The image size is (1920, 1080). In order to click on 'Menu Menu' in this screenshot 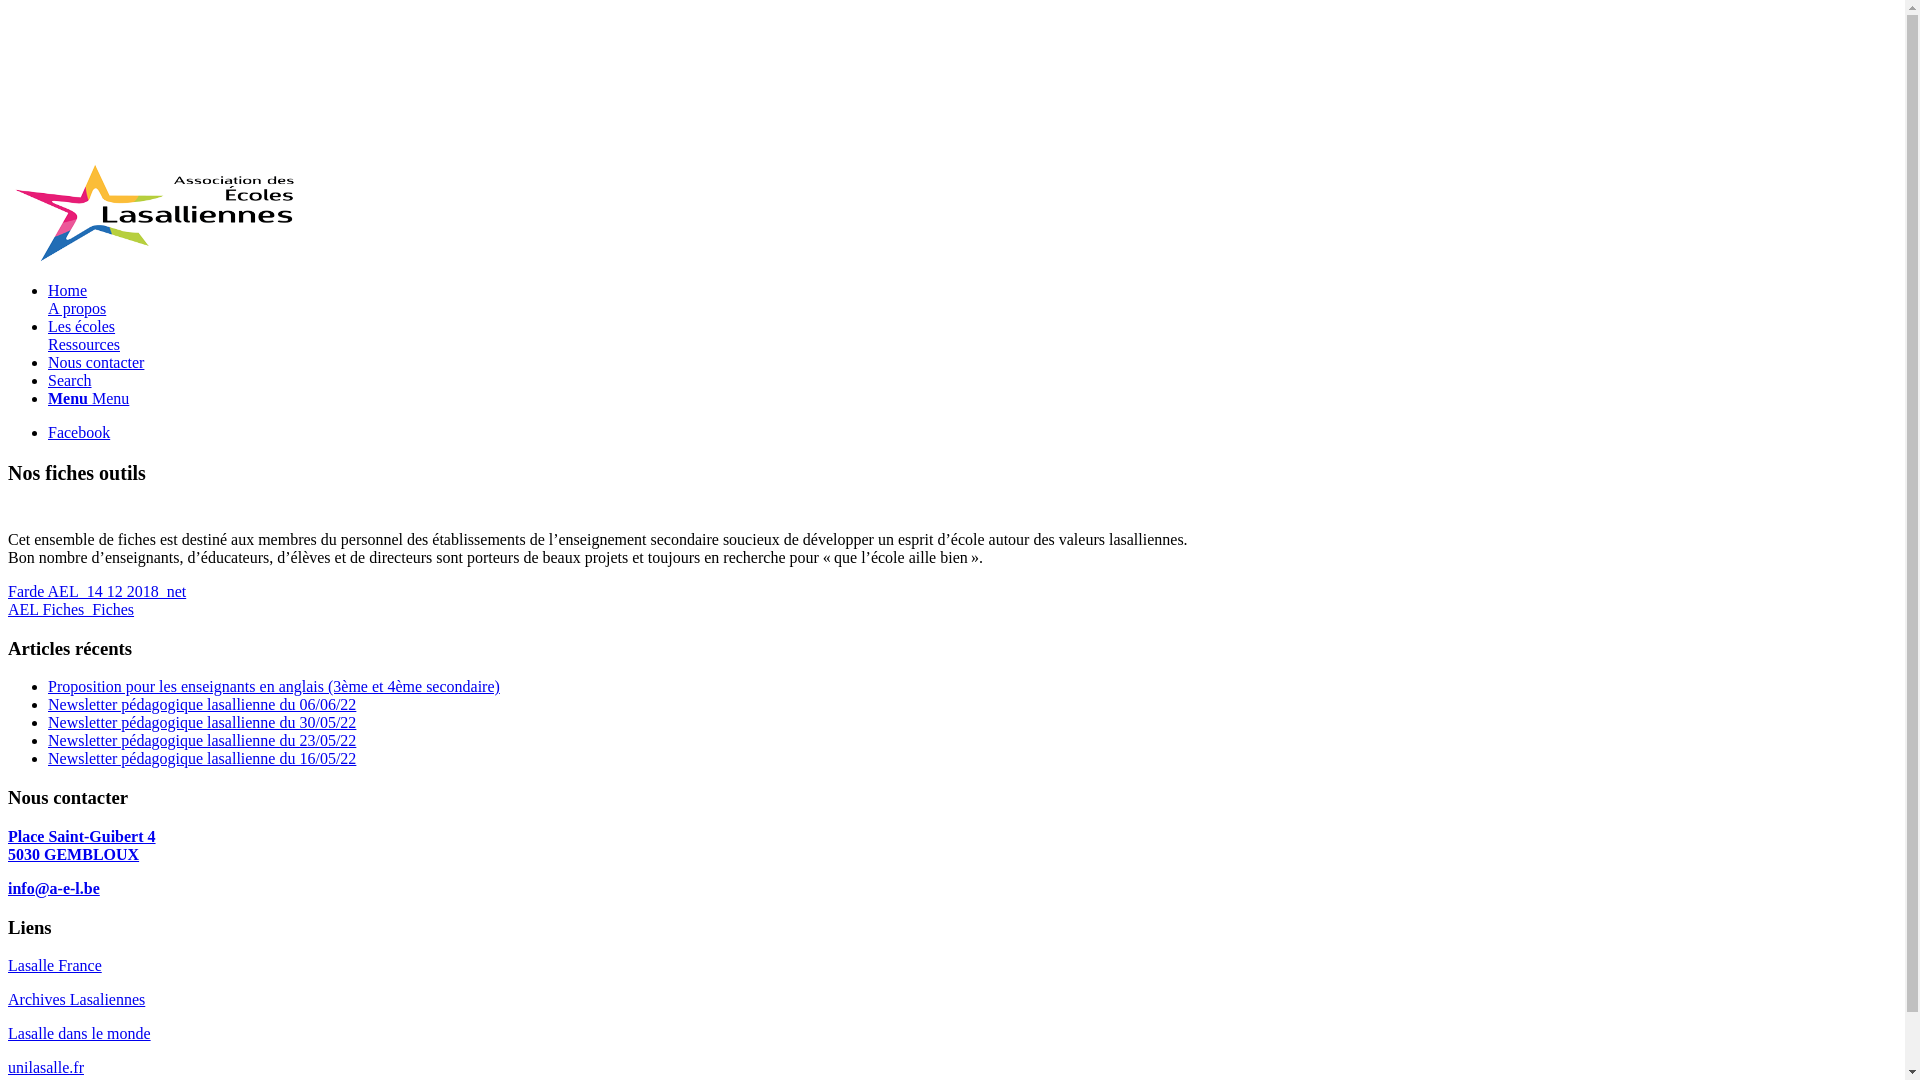, I will do `click(87, 398)`.